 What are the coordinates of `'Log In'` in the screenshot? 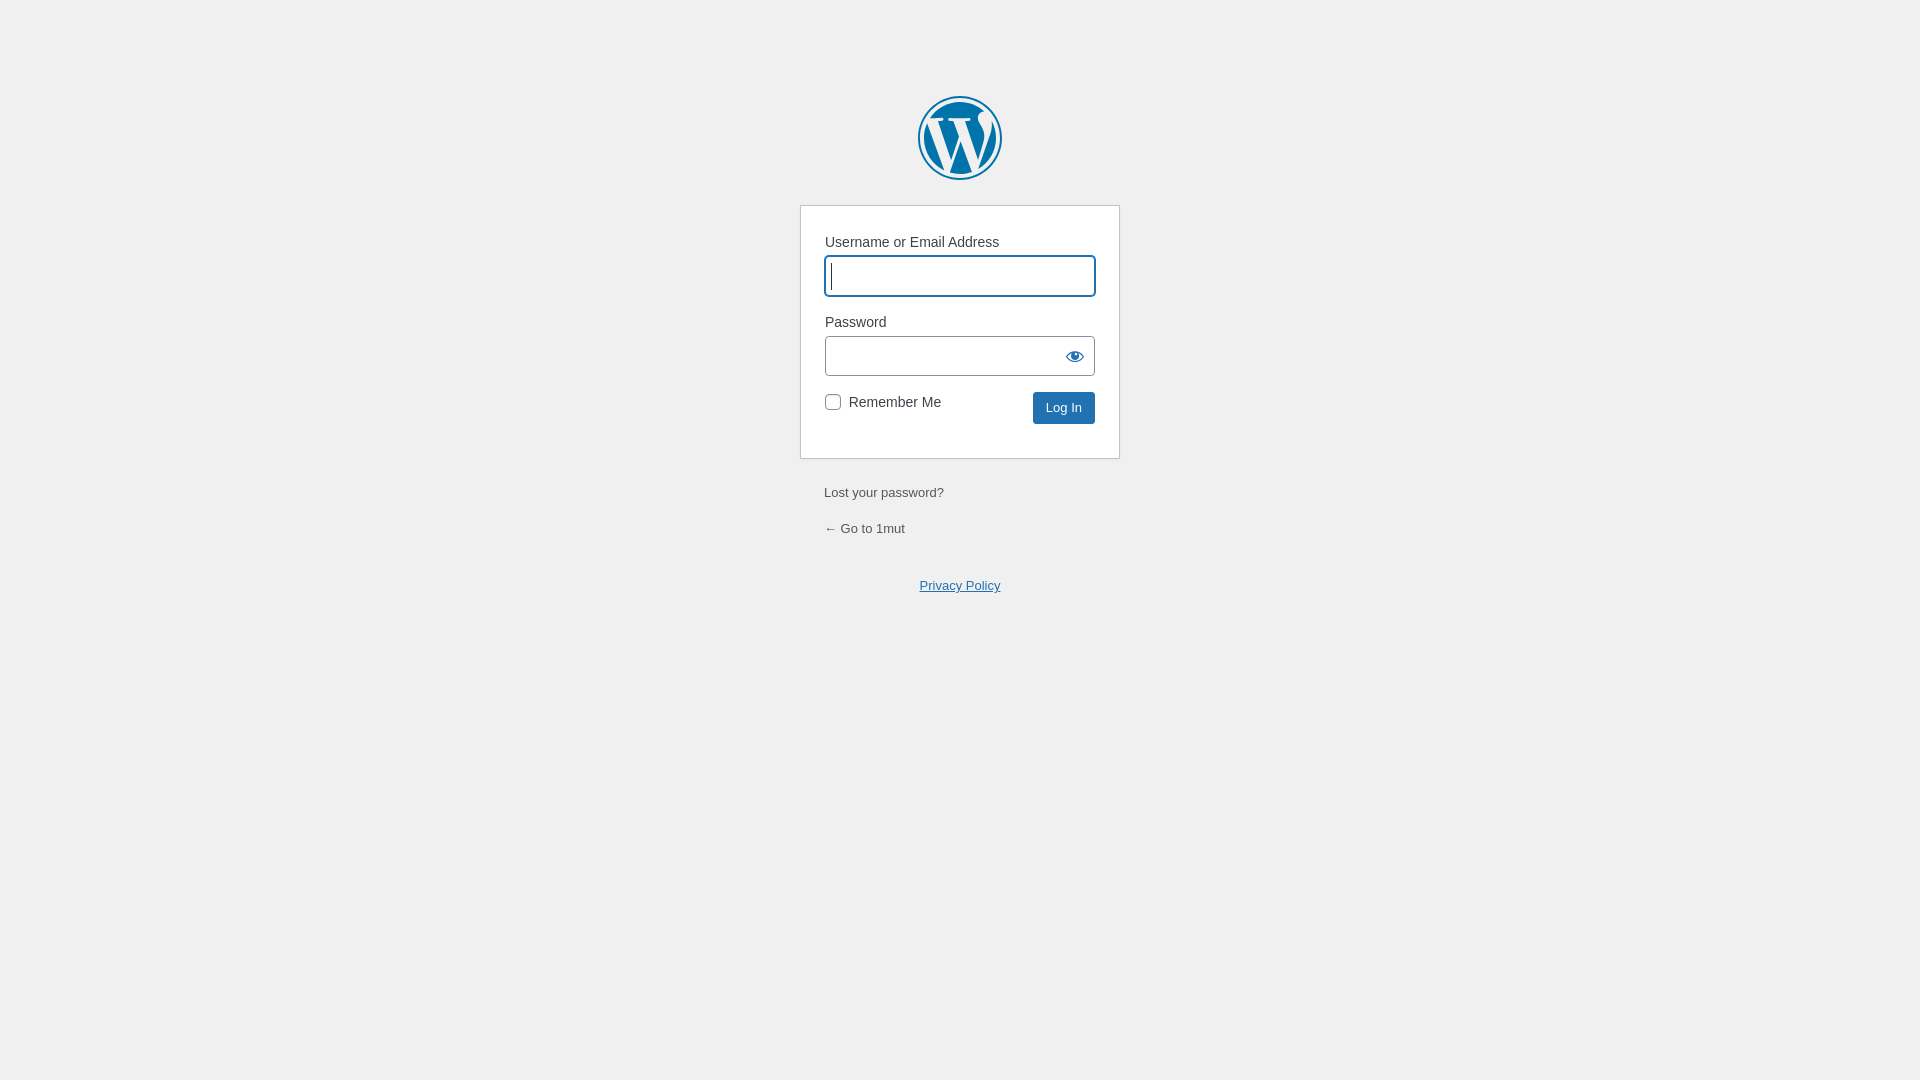 It's located at (1063, 407).